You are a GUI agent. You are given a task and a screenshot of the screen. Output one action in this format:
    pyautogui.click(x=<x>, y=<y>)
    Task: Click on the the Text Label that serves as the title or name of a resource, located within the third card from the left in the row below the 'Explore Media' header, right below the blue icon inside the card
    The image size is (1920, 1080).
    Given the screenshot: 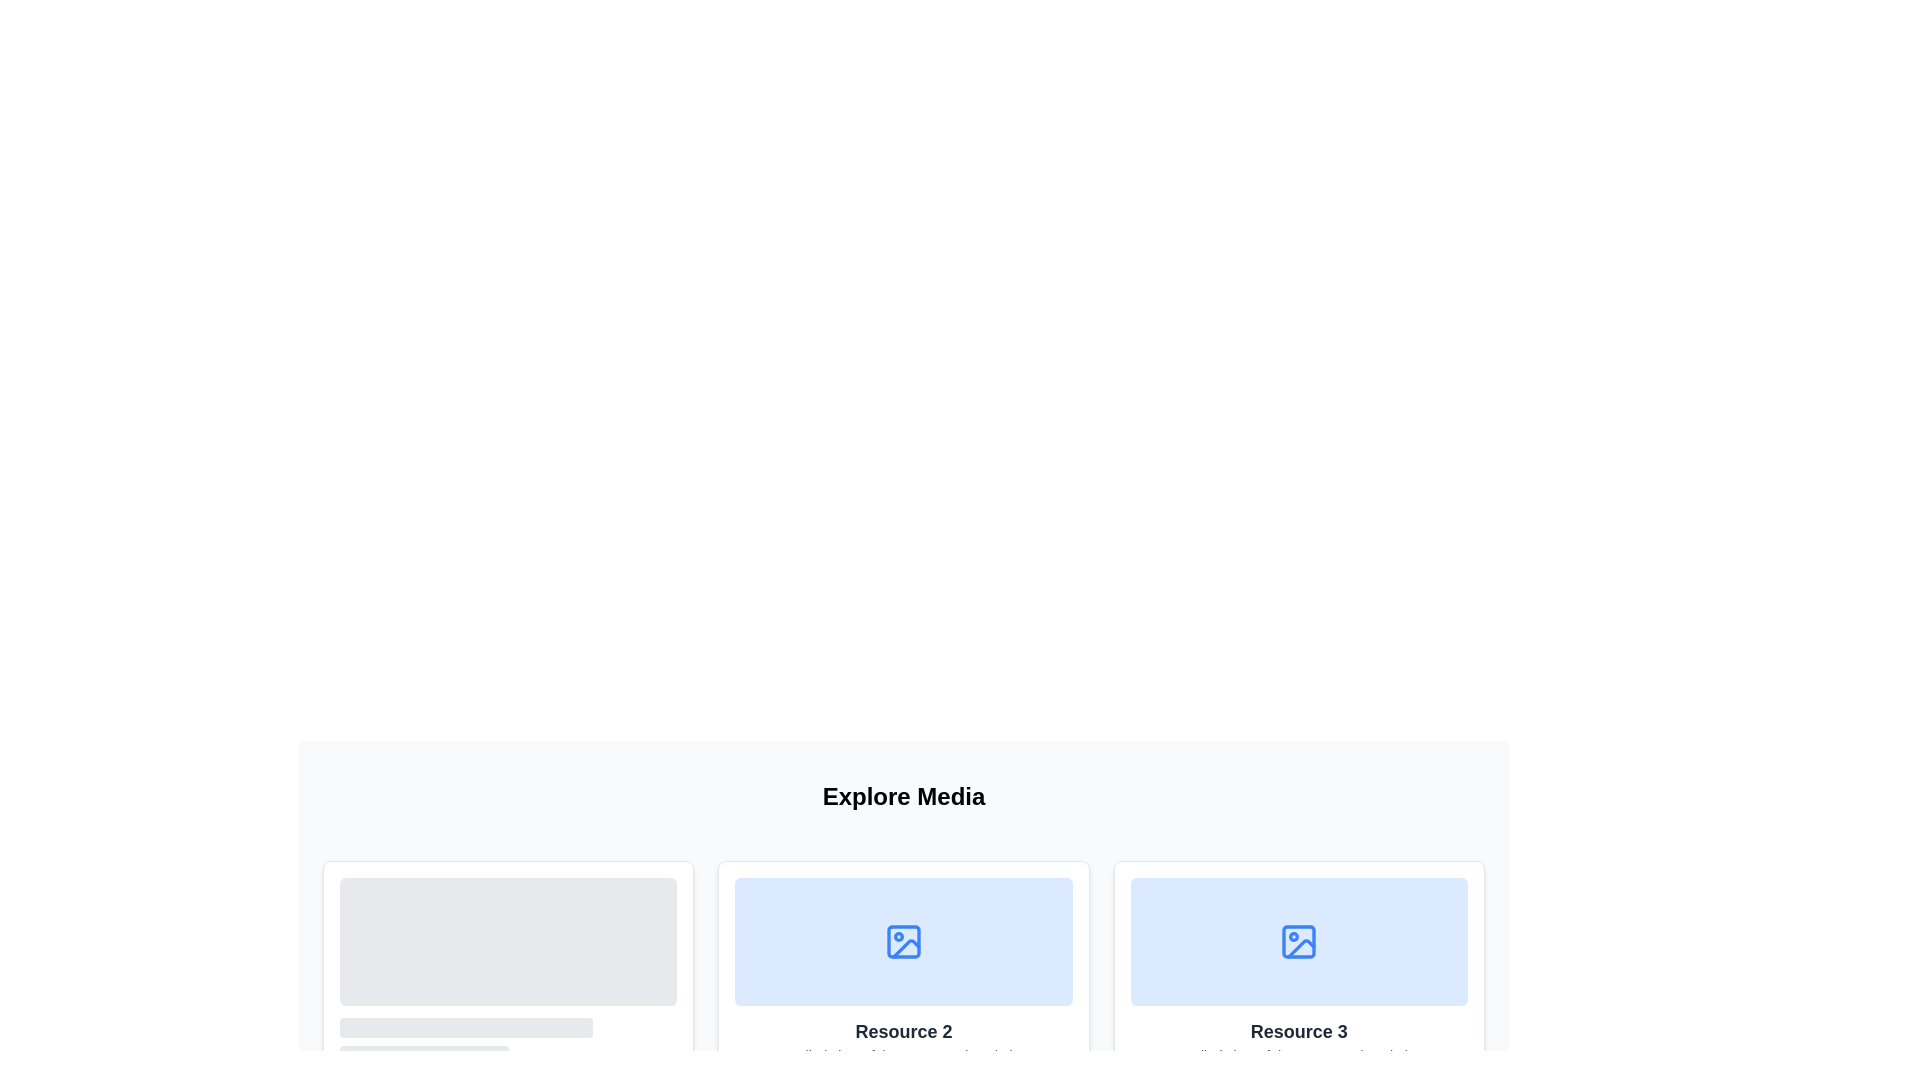 What is the action you would take?
    pyautogui.click(x=1299, y=1032)
    